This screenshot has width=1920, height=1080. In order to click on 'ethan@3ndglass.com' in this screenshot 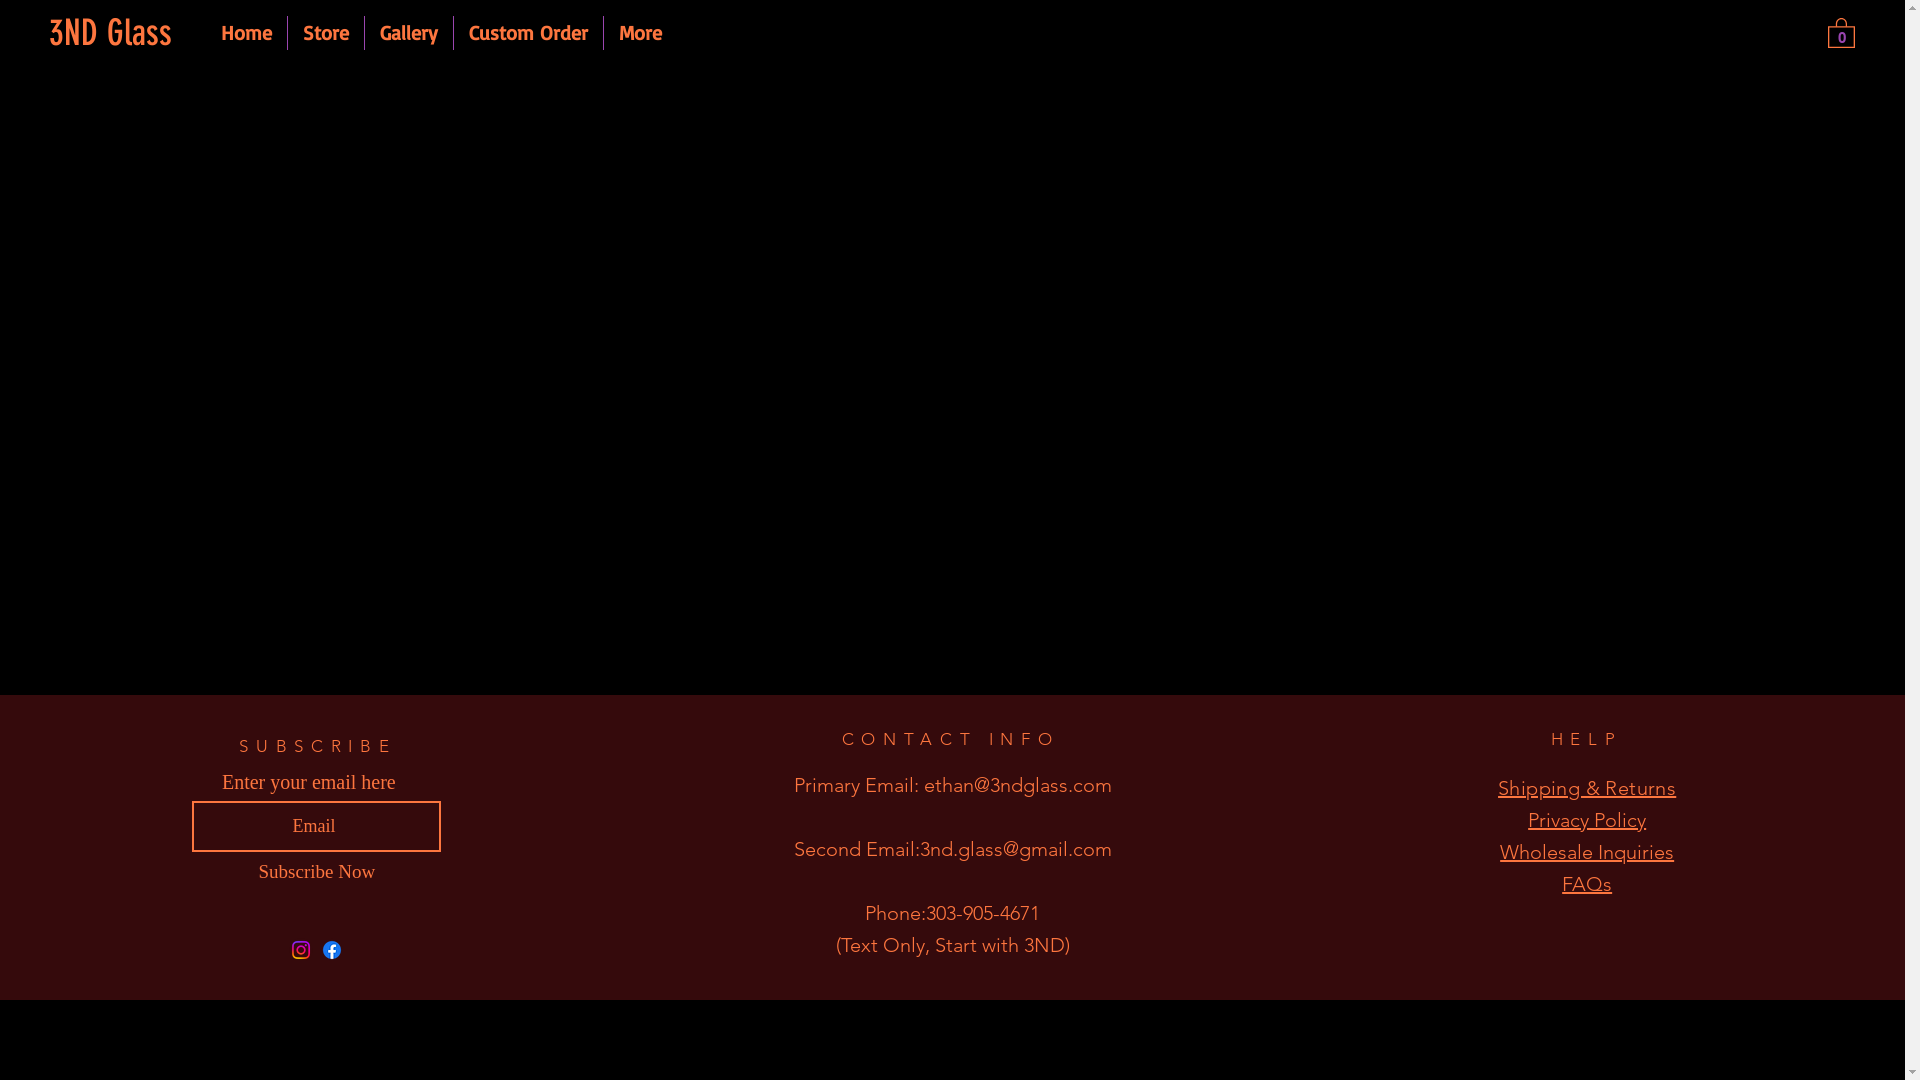, I will do `click(1017, 784)`.